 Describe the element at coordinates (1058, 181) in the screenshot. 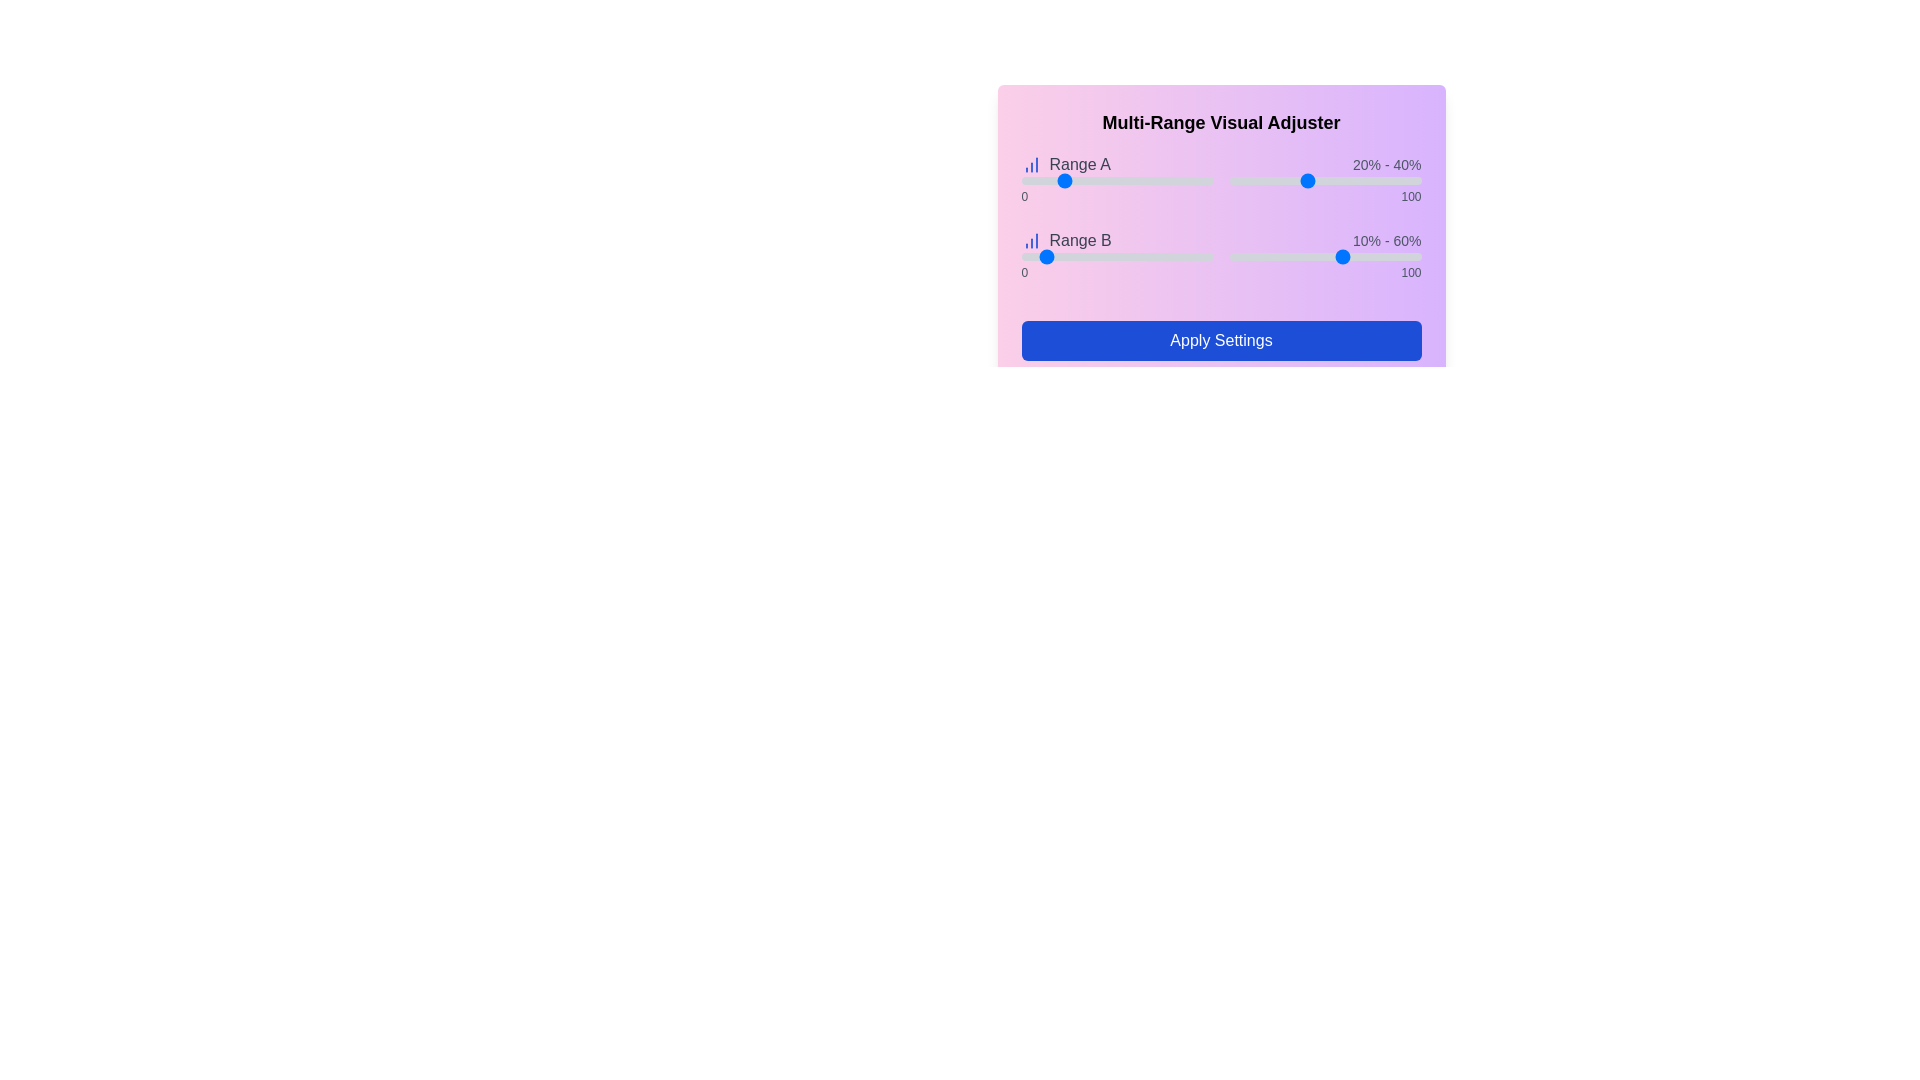

I see `the slider` at that location.